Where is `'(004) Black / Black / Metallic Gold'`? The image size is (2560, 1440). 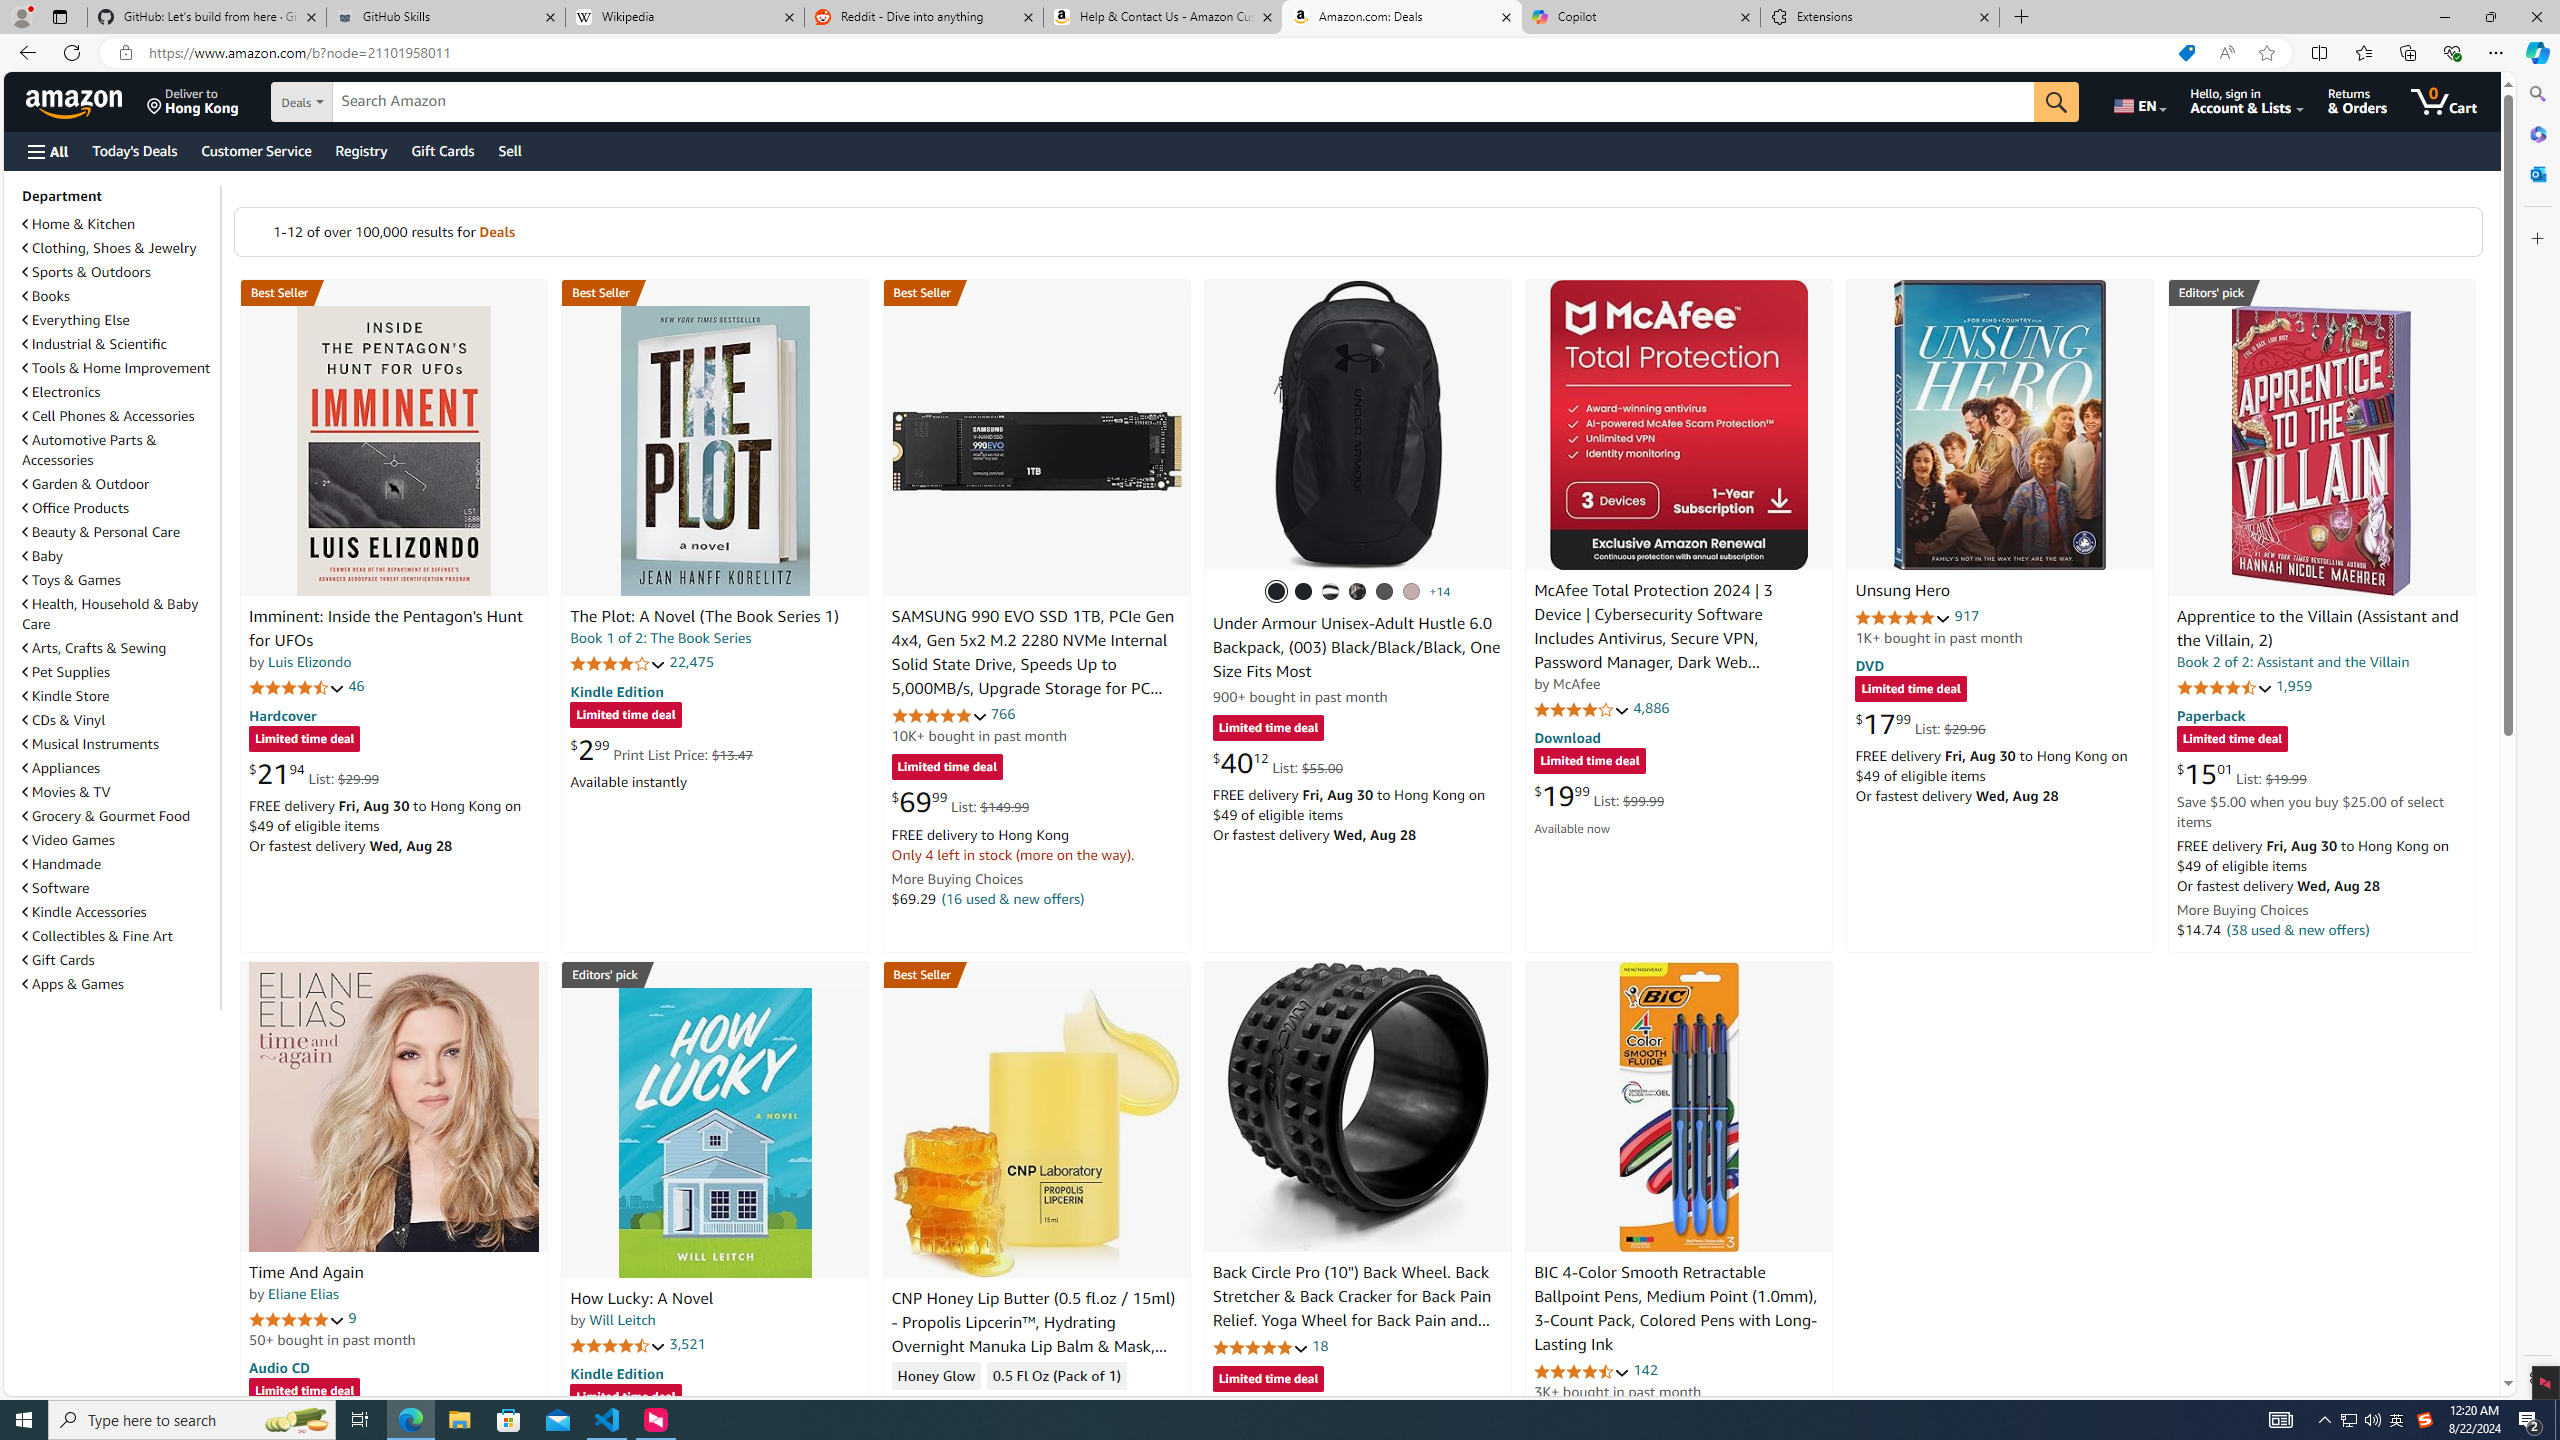 '(004) Black / Black / Metallic Gold' is located at coordinates (1357, 590).